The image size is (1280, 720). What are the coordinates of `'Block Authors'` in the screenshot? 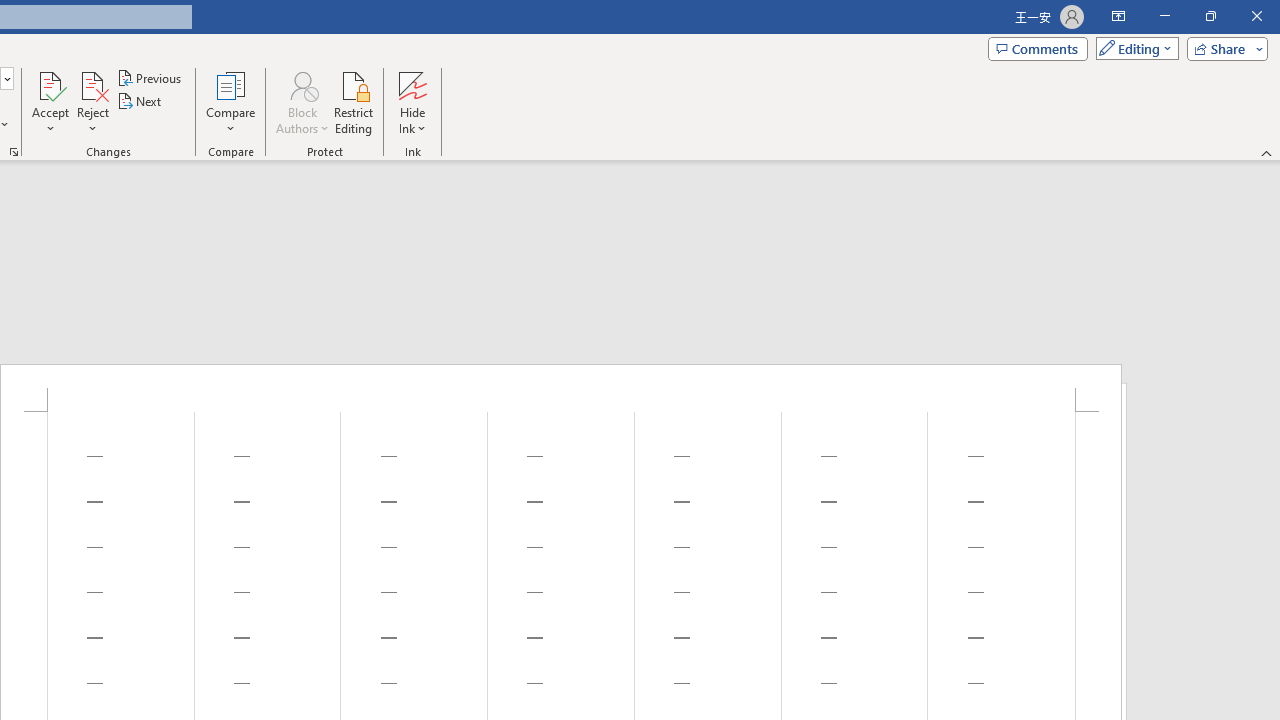 It's located at (301, 103).